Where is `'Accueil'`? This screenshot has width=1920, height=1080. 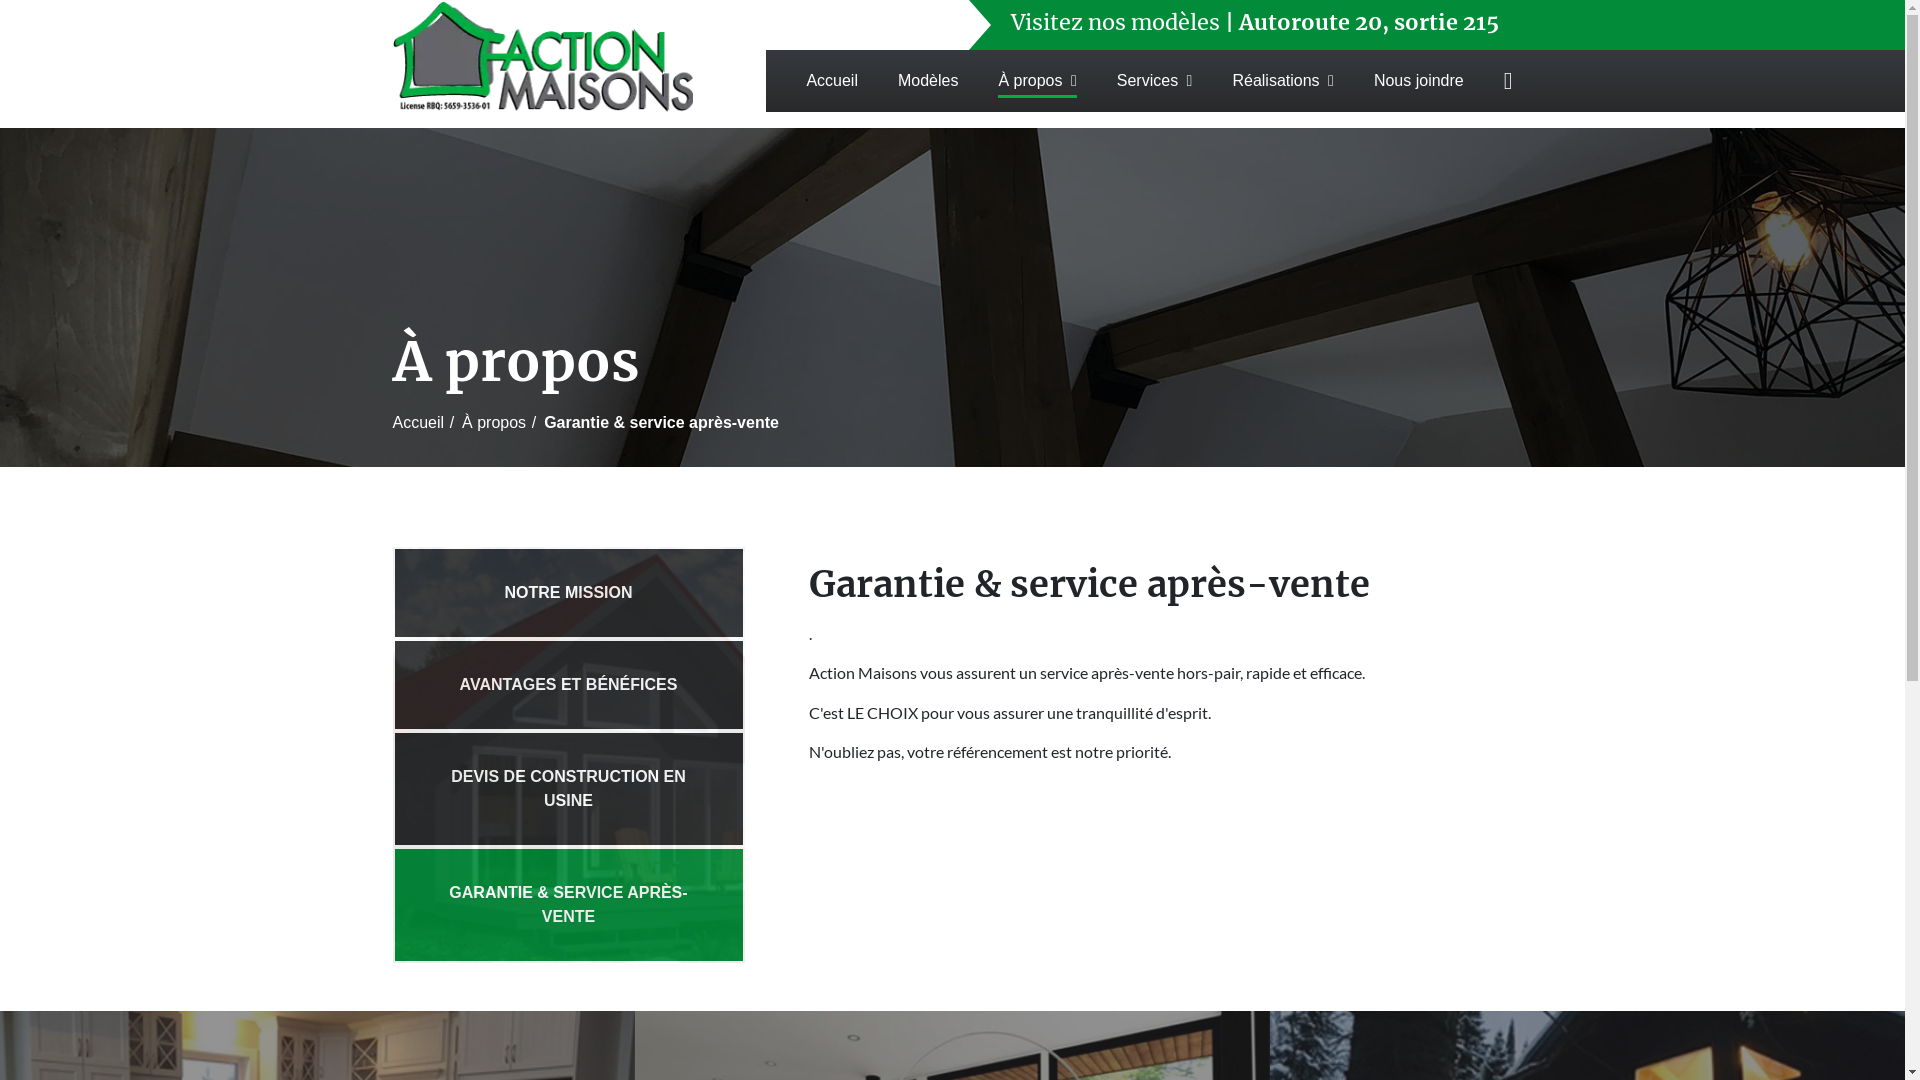
'Accueil' is located at coordinates (831, 80).